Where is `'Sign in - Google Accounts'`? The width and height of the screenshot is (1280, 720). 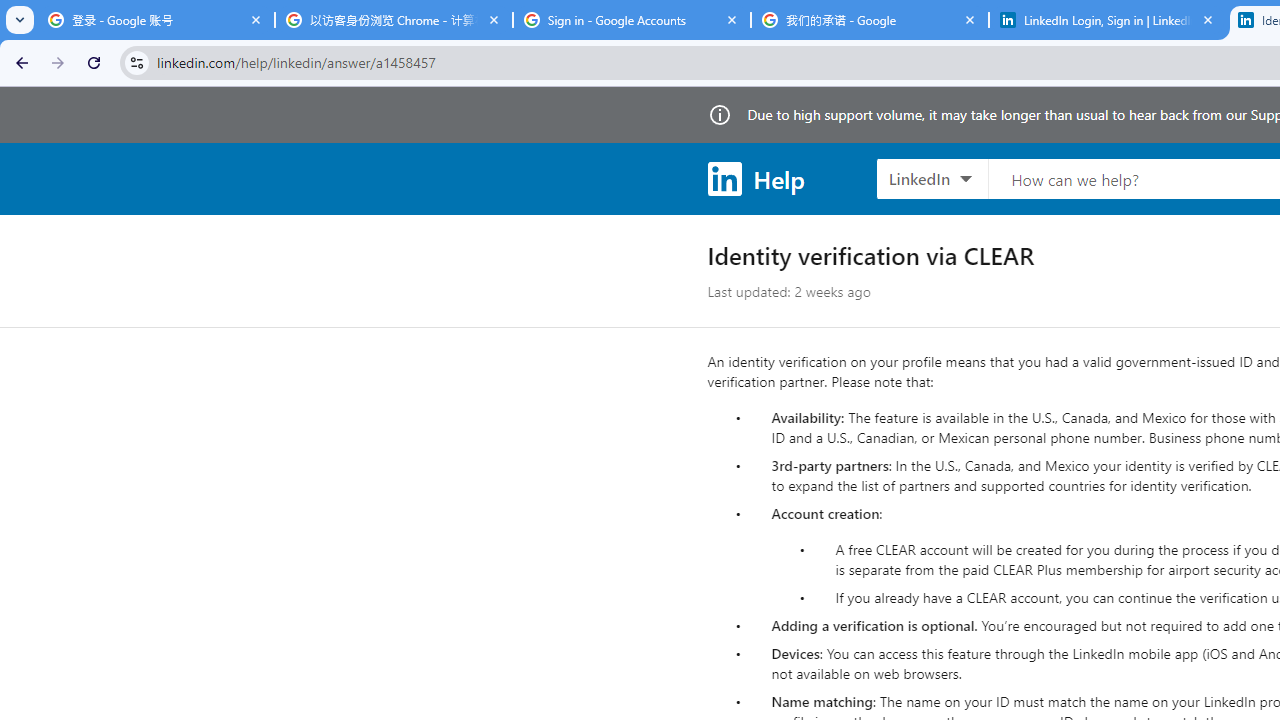
'Sign in - Google Accounts' is located at coordinates (631, 20).